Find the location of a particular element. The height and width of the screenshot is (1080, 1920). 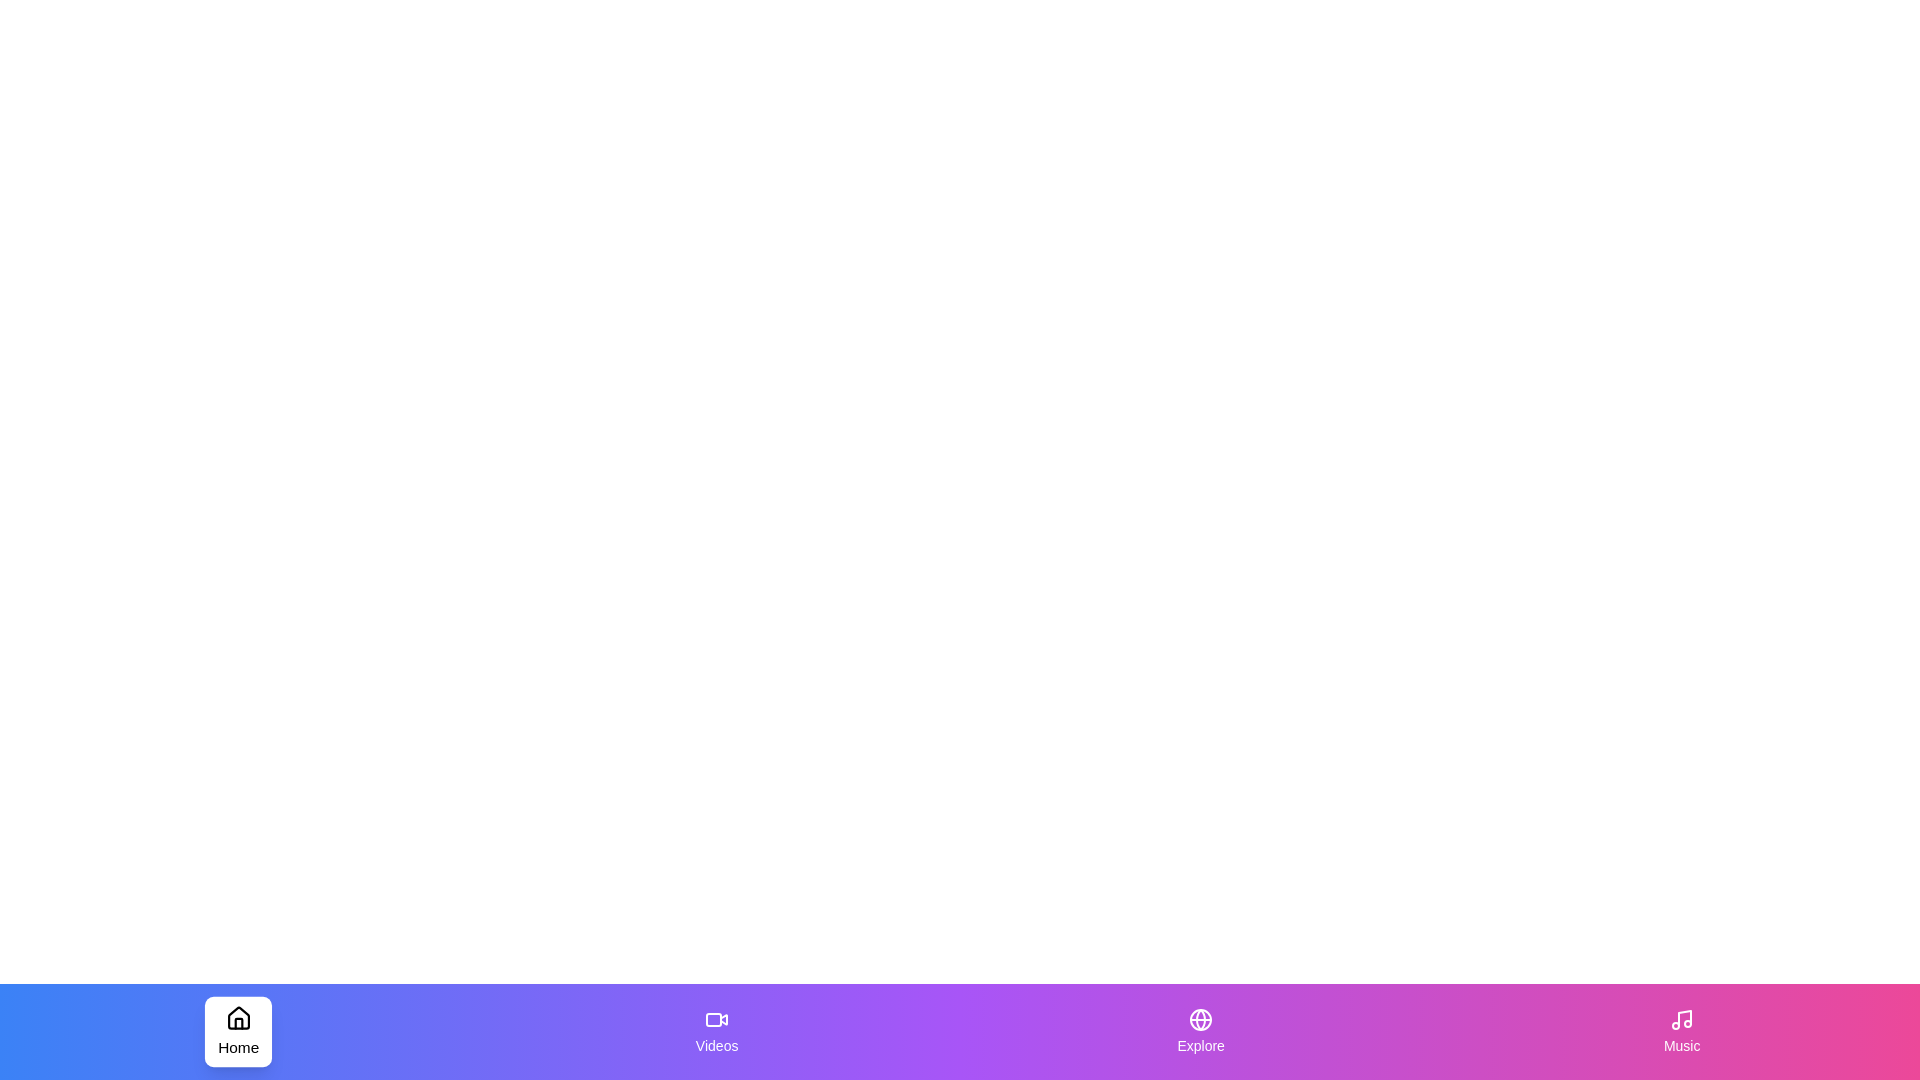

the Music tab by clicking on its icon or label is located at coordinates (1680, 1032).